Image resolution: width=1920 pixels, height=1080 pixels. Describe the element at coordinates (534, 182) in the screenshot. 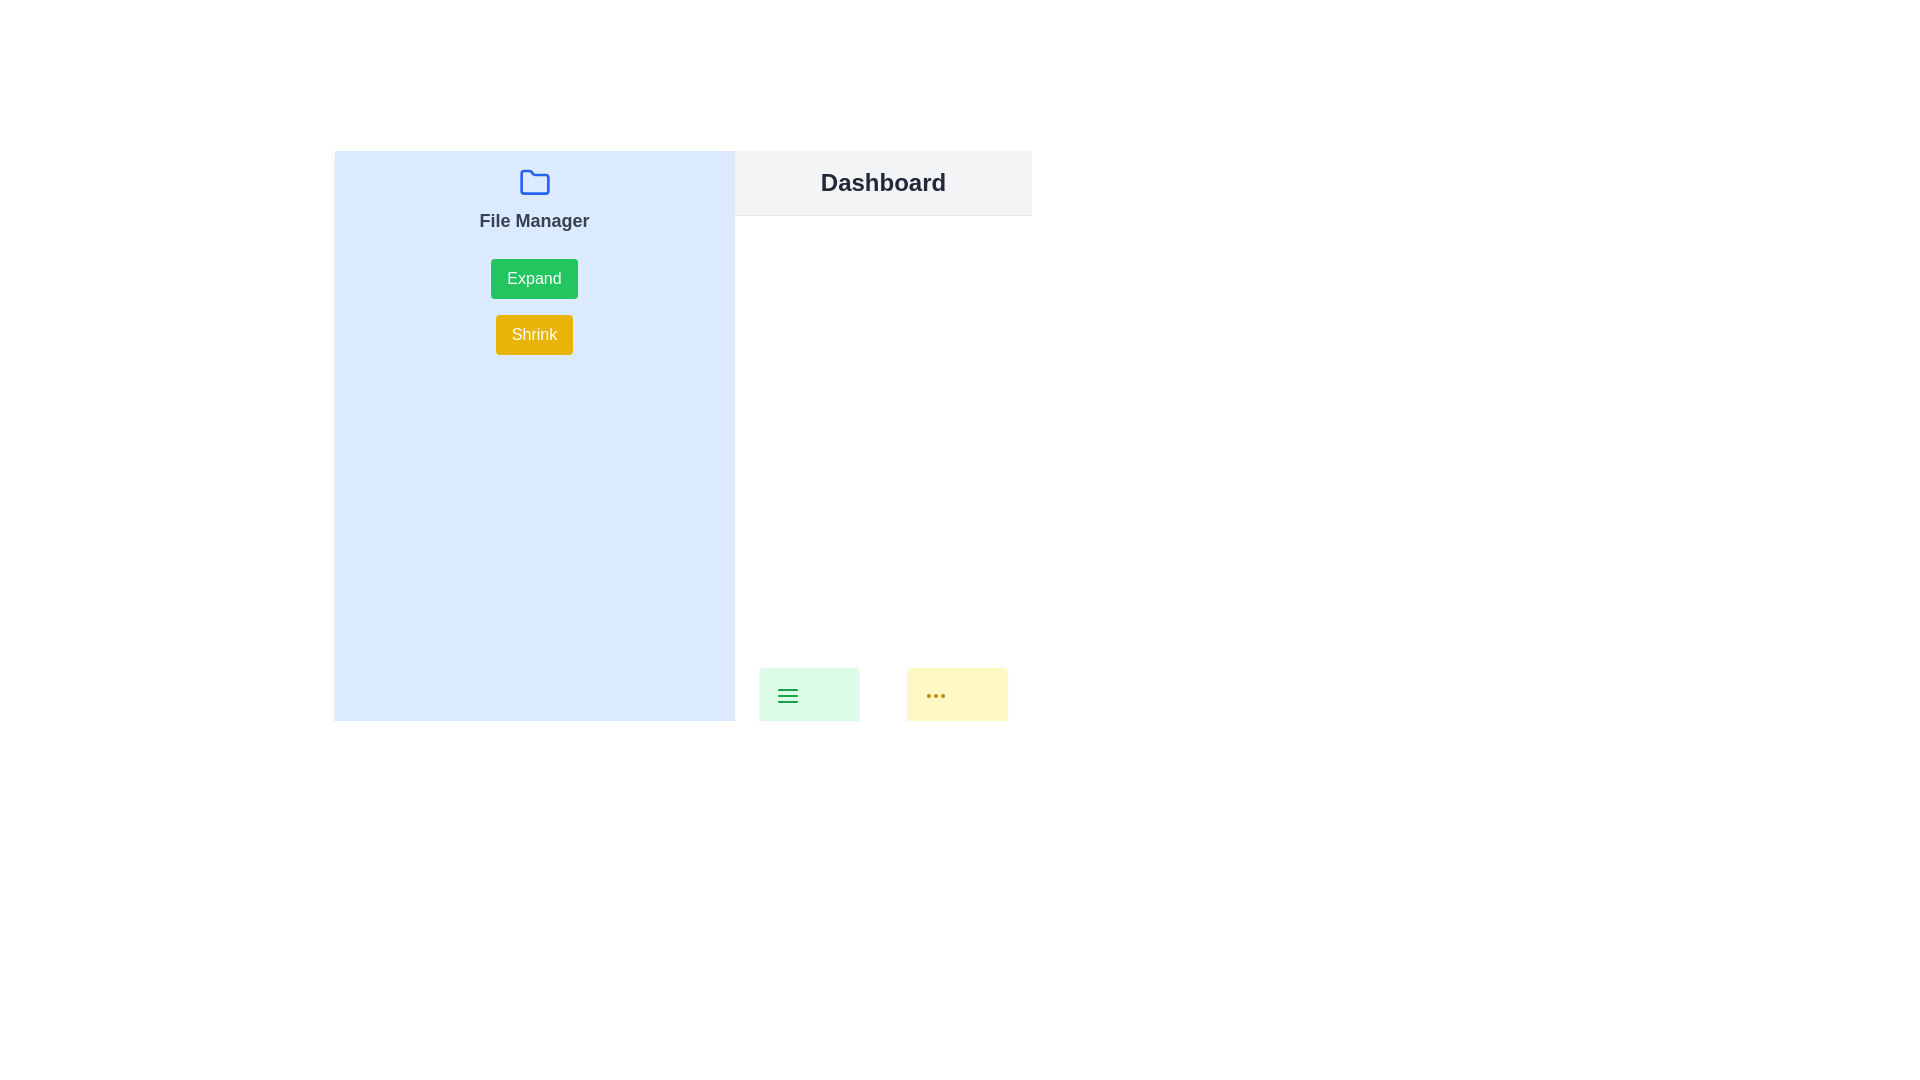

I see `the folder graphical icon located in the light blue panel labeled 'File Manager', positioned above the 'Expand' and 'Shrink' buttons` at that location.